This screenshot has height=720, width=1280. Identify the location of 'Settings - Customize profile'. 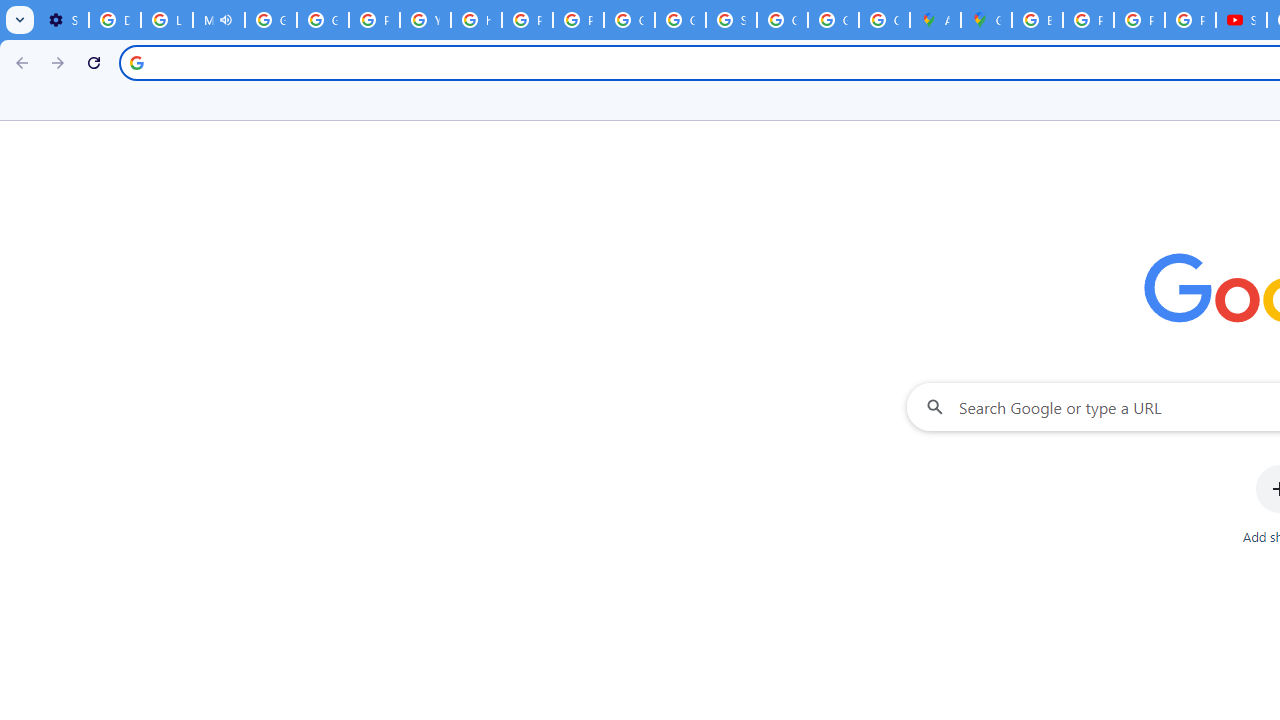
(63, 20).